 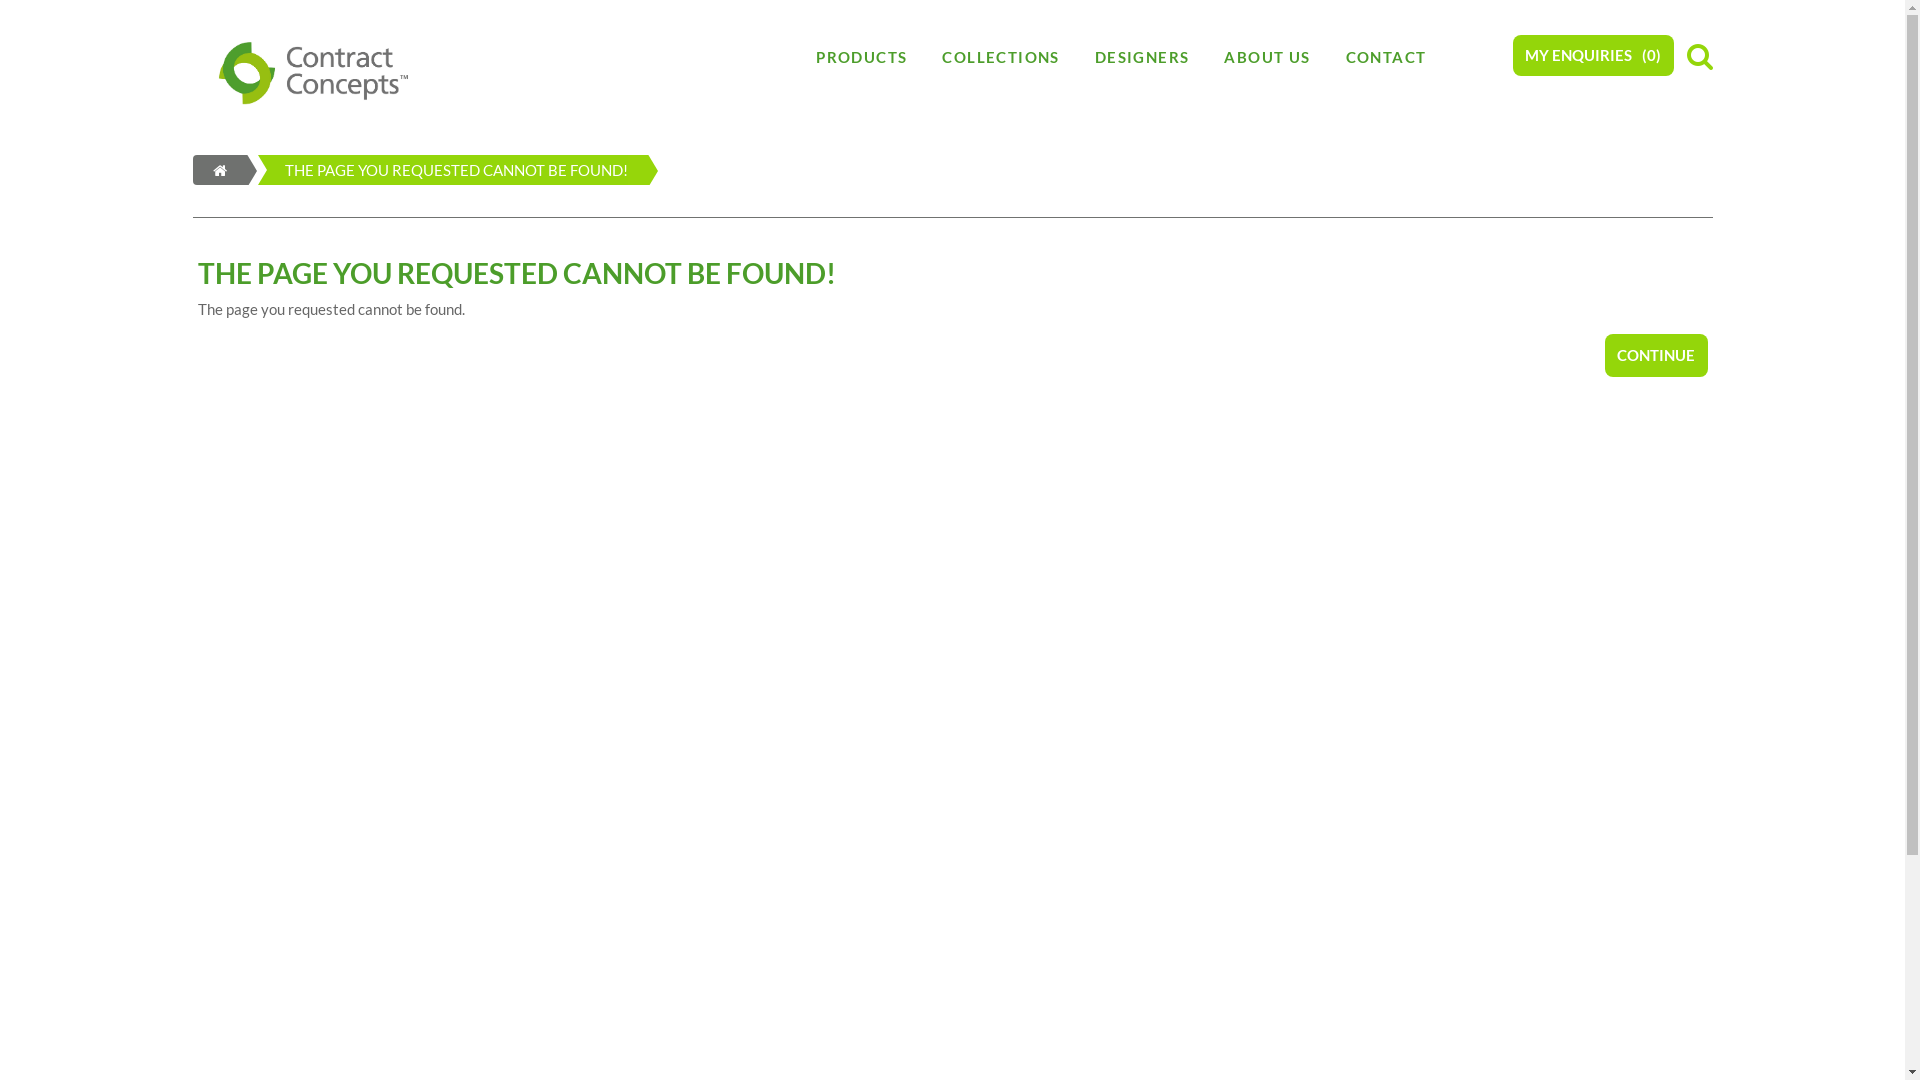 What do you see at coordinates (1205, 56) in the screenshot?
I see `'ABOUT US'` at bounding box center [1205, 56].